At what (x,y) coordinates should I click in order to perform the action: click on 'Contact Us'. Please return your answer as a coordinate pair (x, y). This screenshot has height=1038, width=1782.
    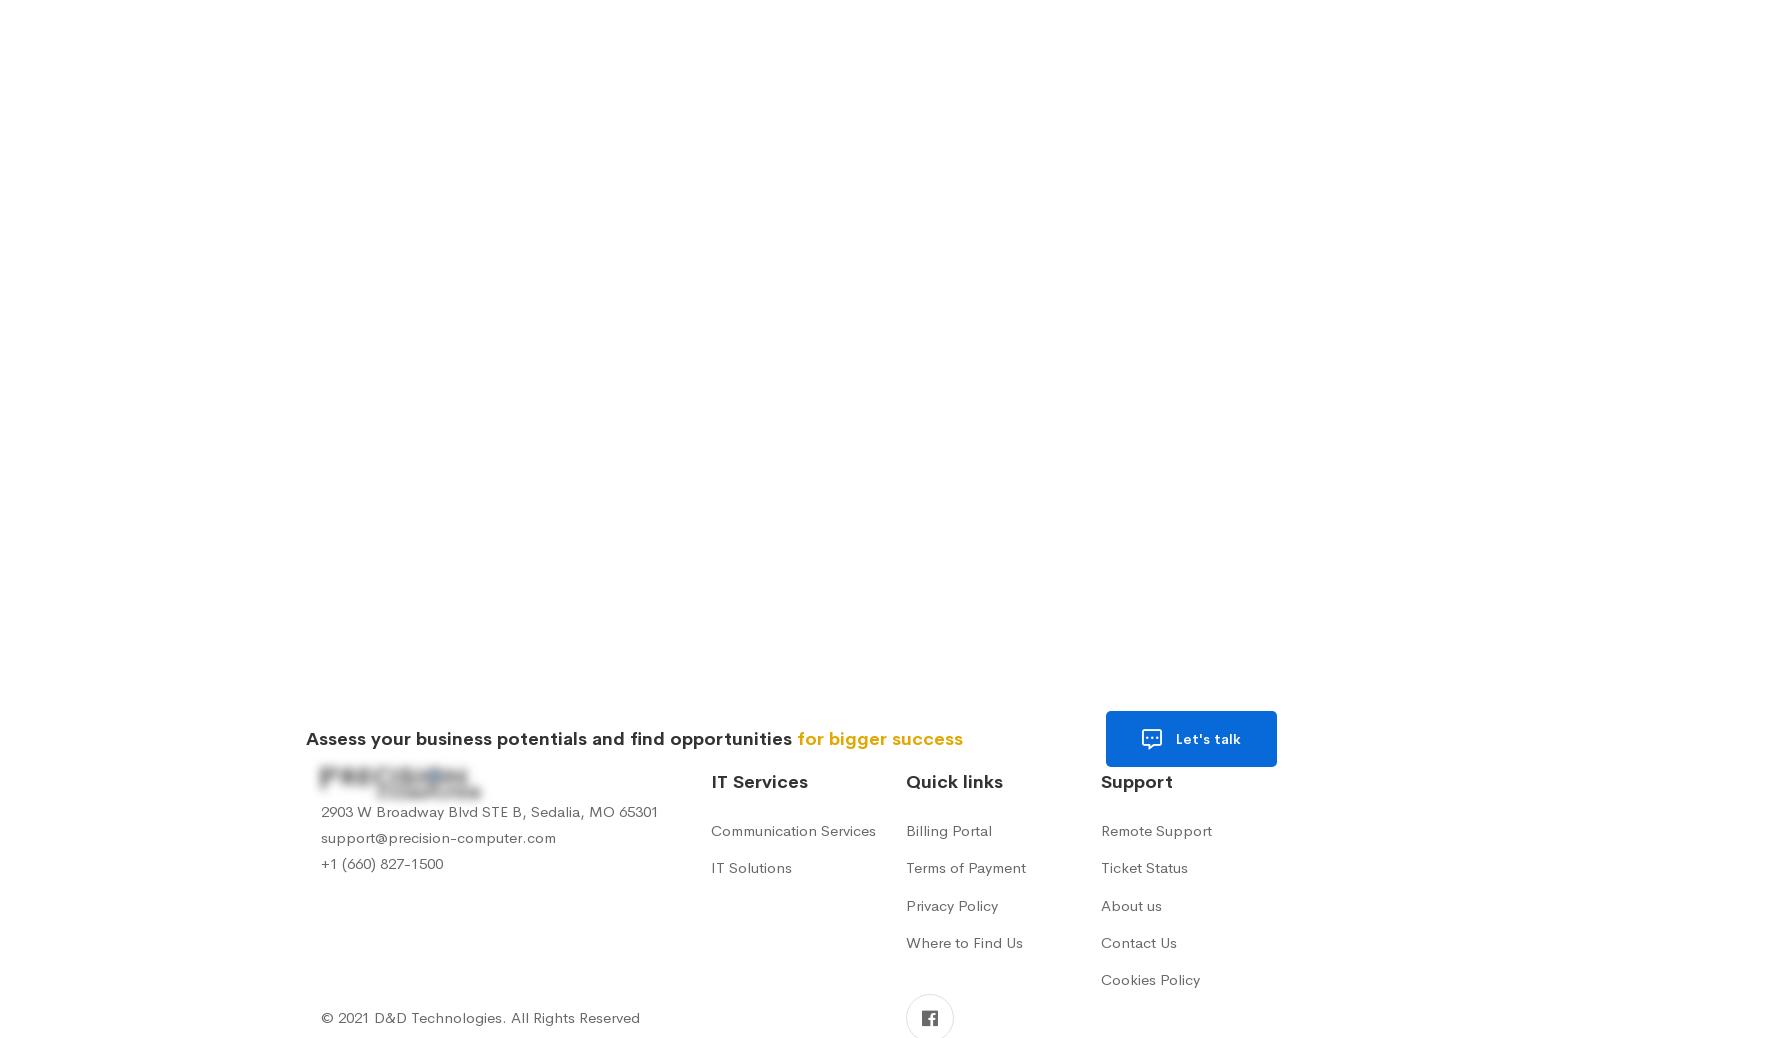
    Looking at the image, I should click on (1139, 941).